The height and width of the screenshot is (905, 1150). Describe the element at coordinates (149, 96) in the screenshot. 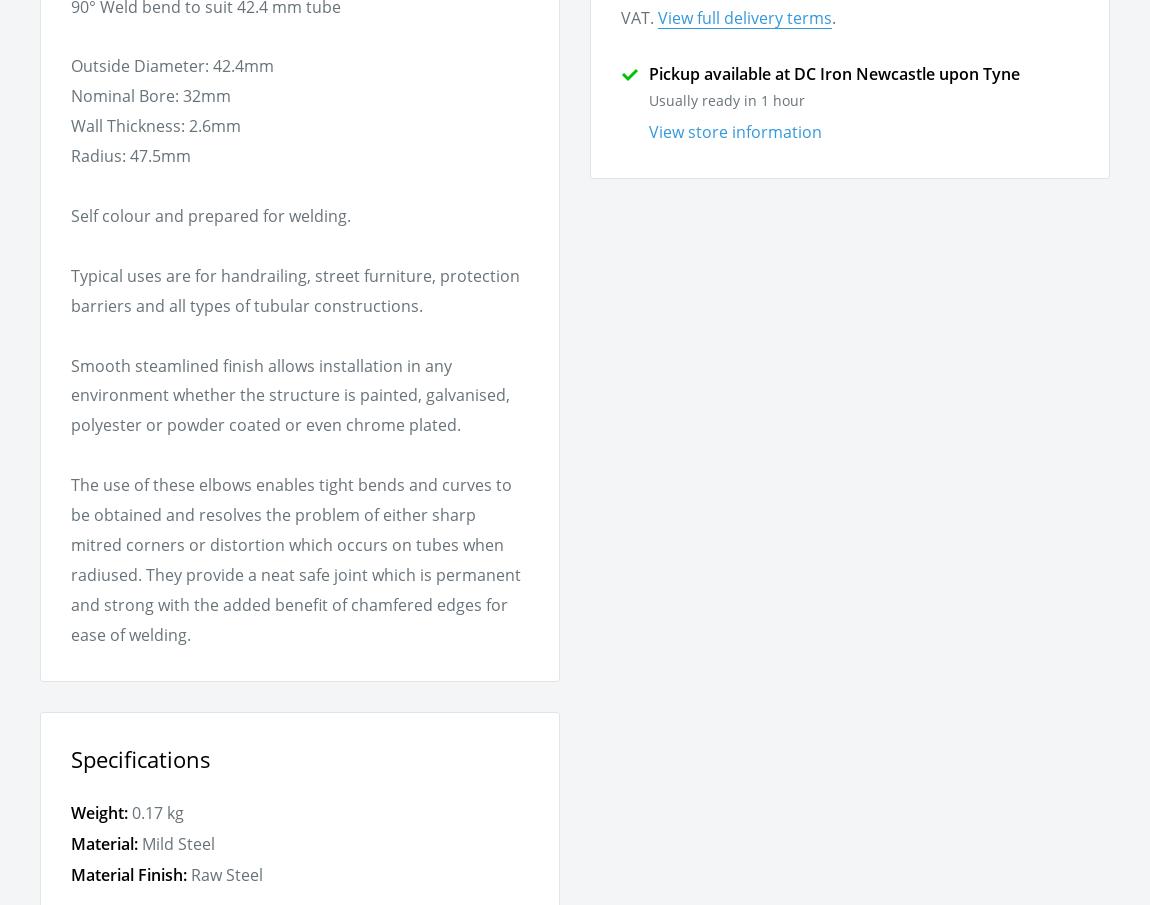

I see `'Nominal Bore: 32mm'` at that location.